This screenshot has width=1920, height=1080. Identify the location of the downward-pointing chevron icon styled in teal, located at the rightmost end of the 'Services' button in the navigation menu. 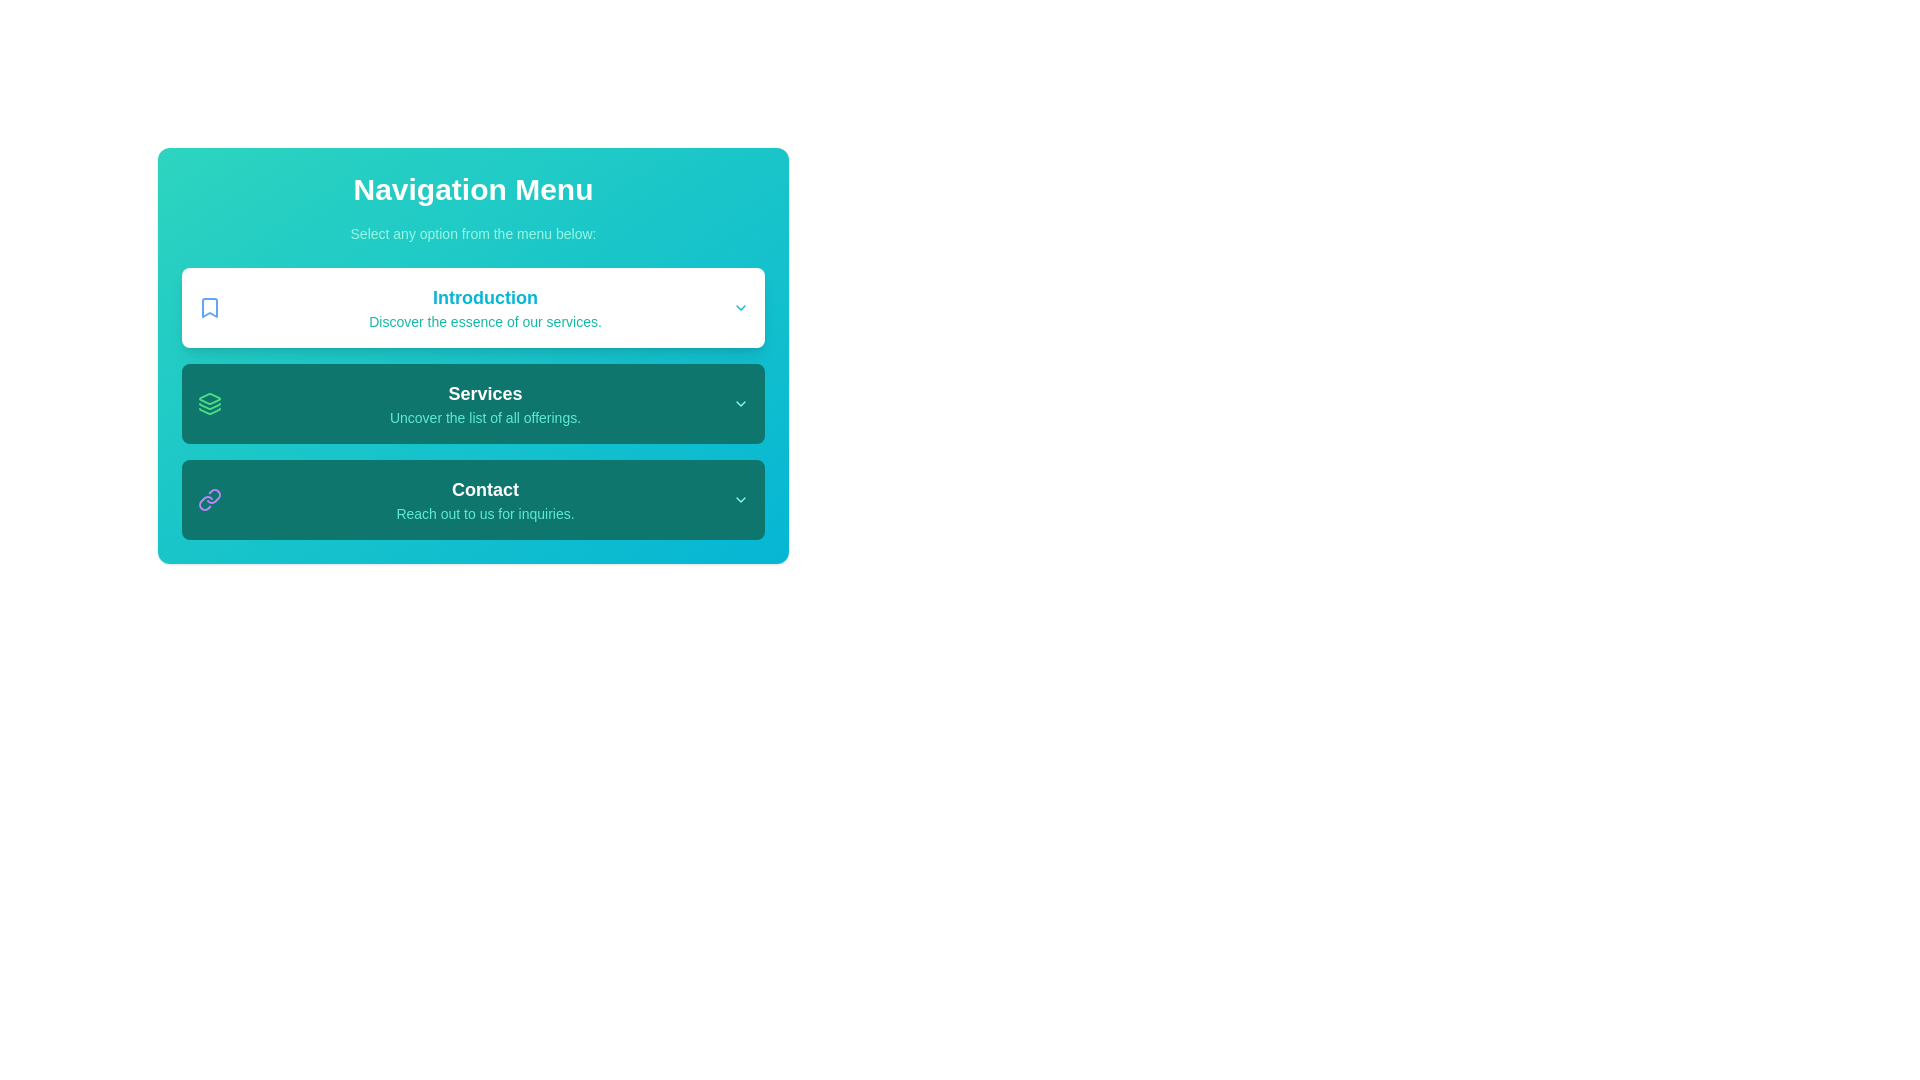
(739, 404).